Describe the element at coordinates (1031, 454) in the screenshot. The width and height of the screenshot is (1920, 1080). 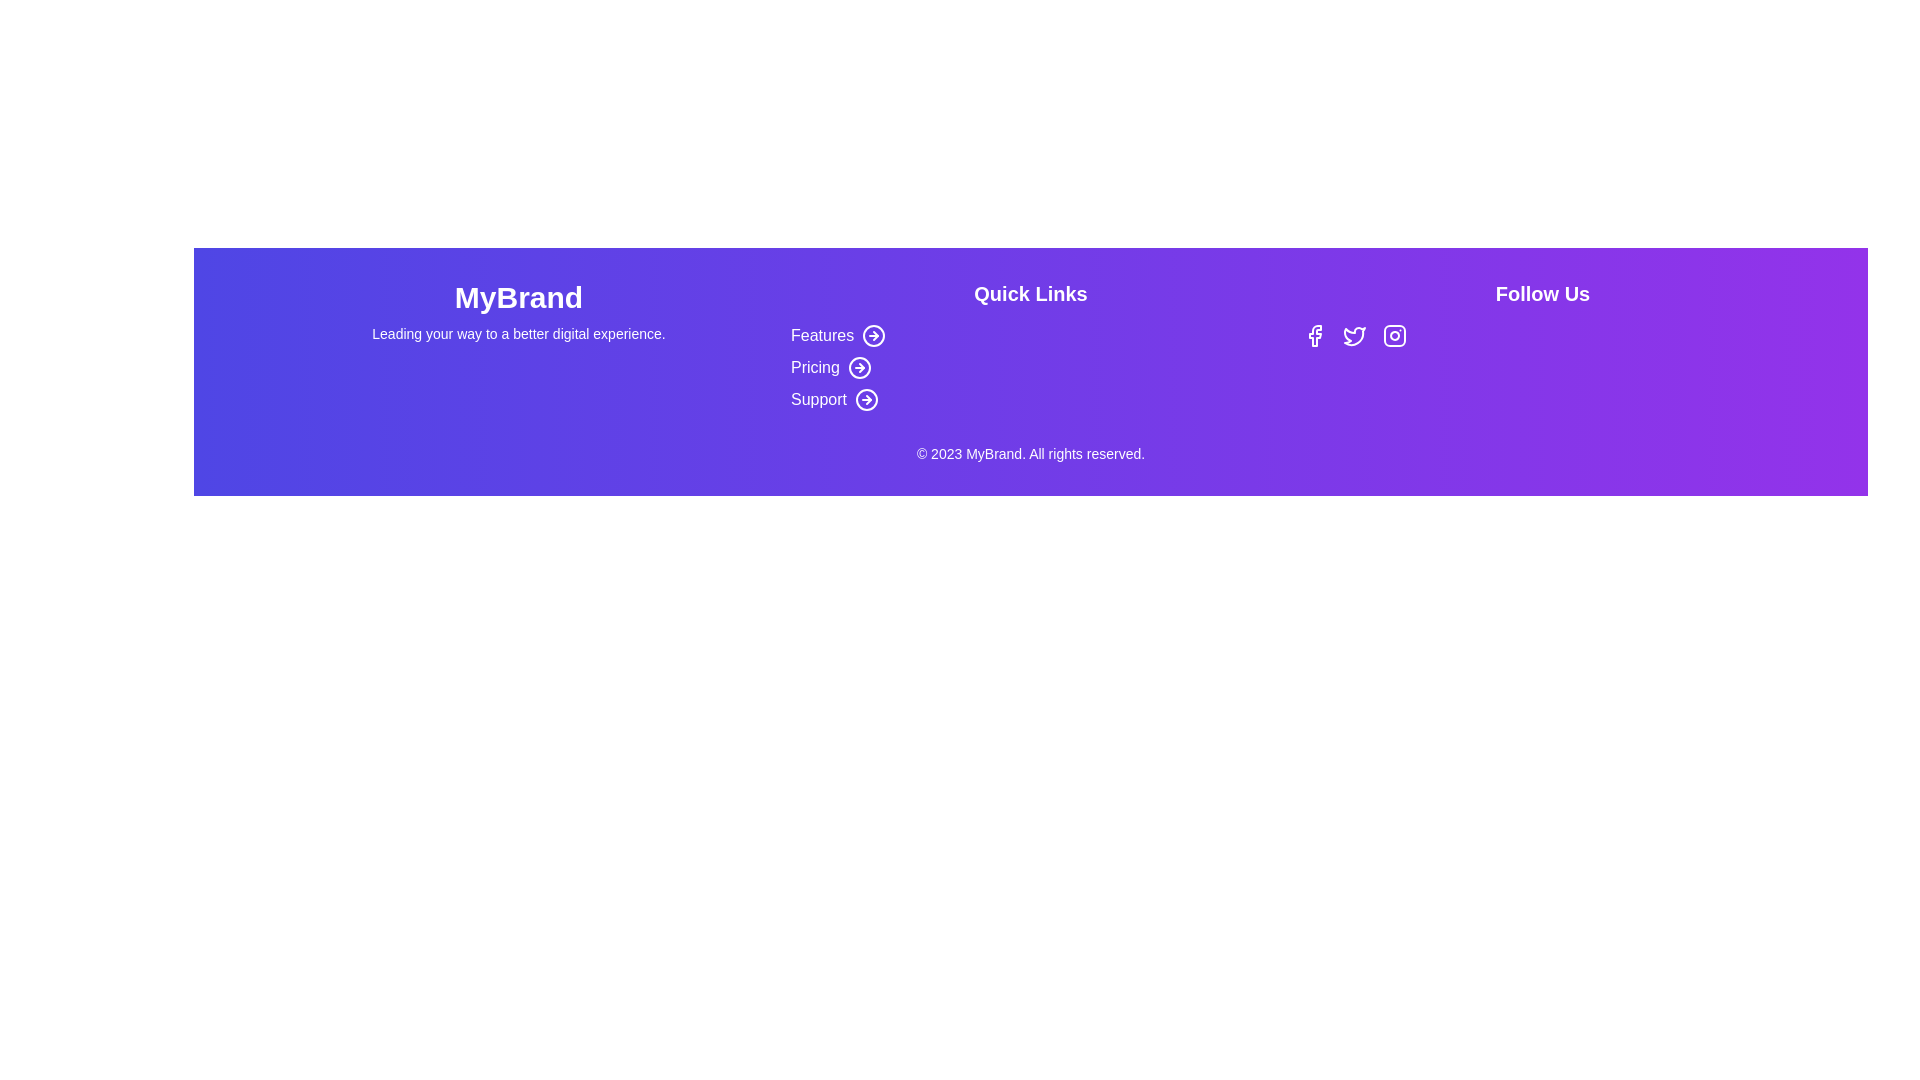
I see `the copyright notice text located at the bottom of the footer section, which is centered horizontally and has a gradient background with white text` at that location.